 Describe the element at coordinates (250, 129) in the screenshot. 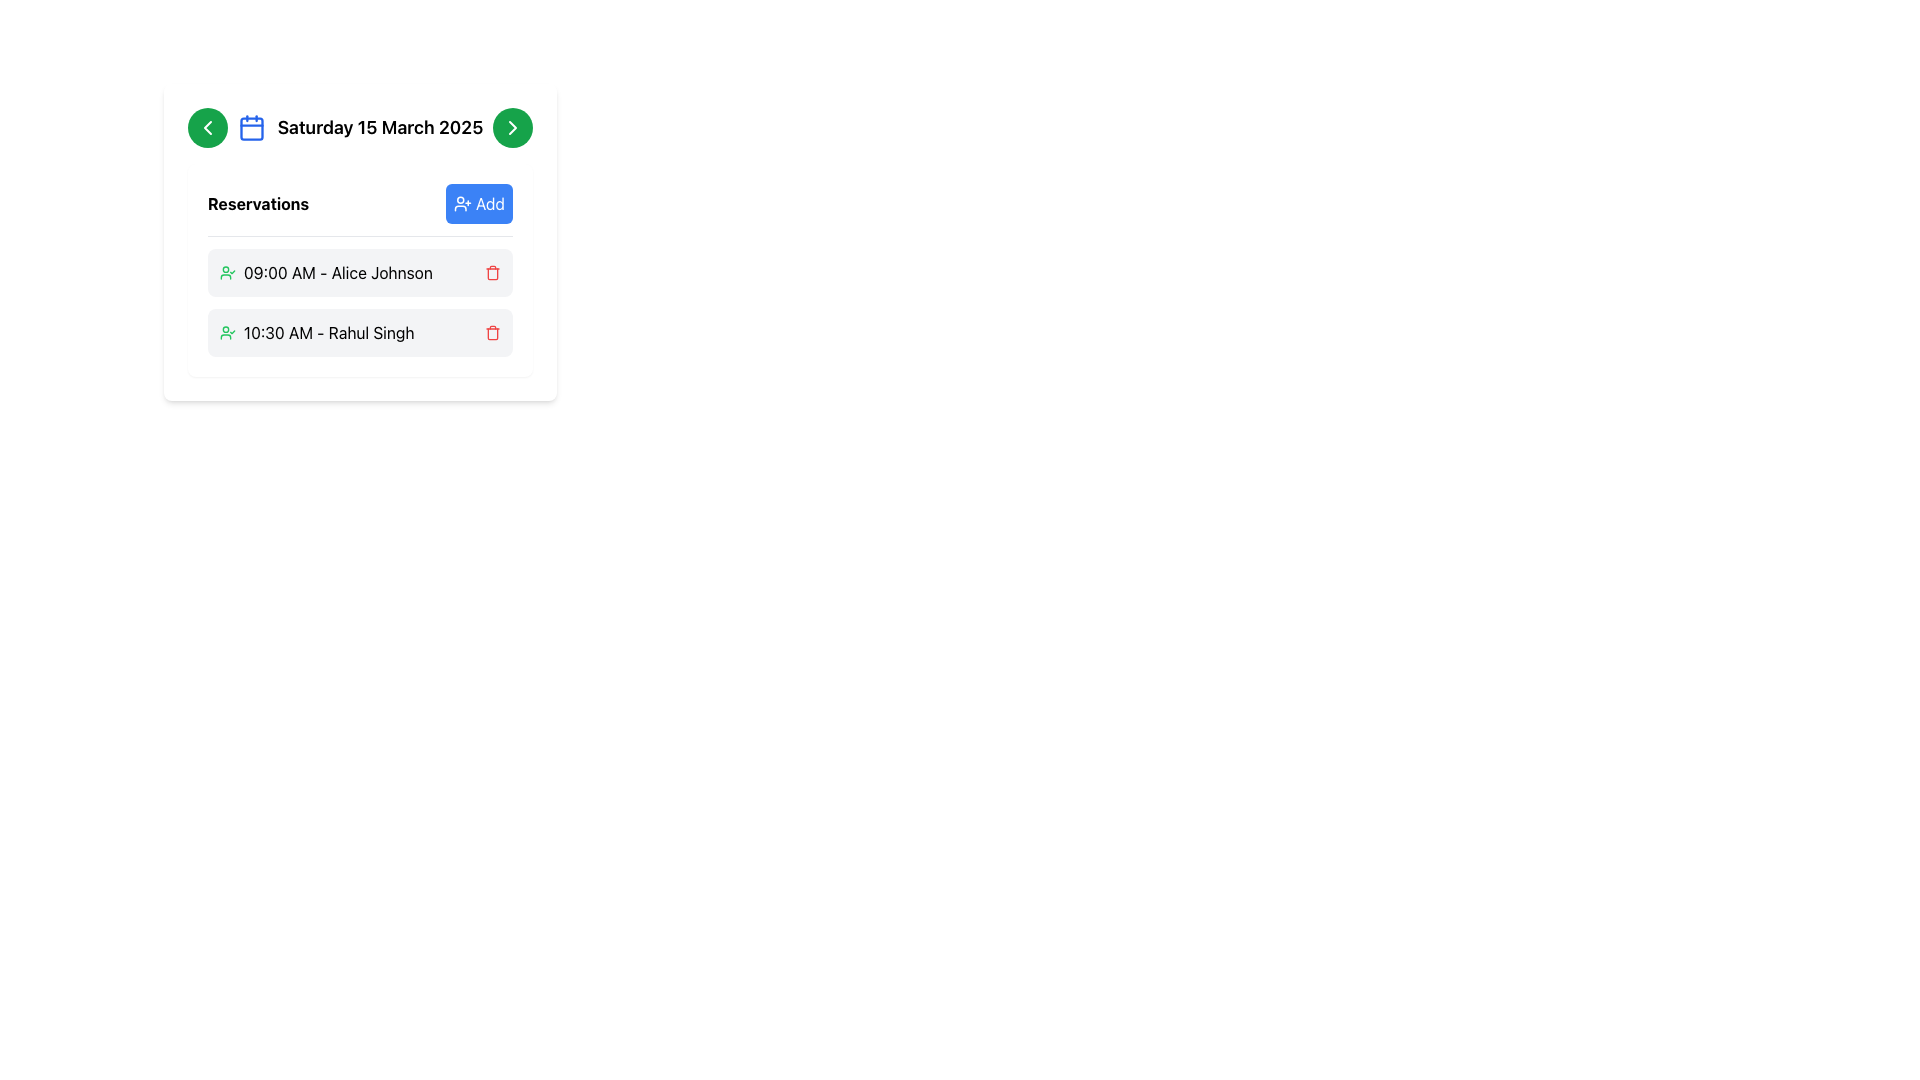

I see `the rectangular frame with rounded corners inside the blue outlined calendar icon located in the top-left area of the user interface` at that location.